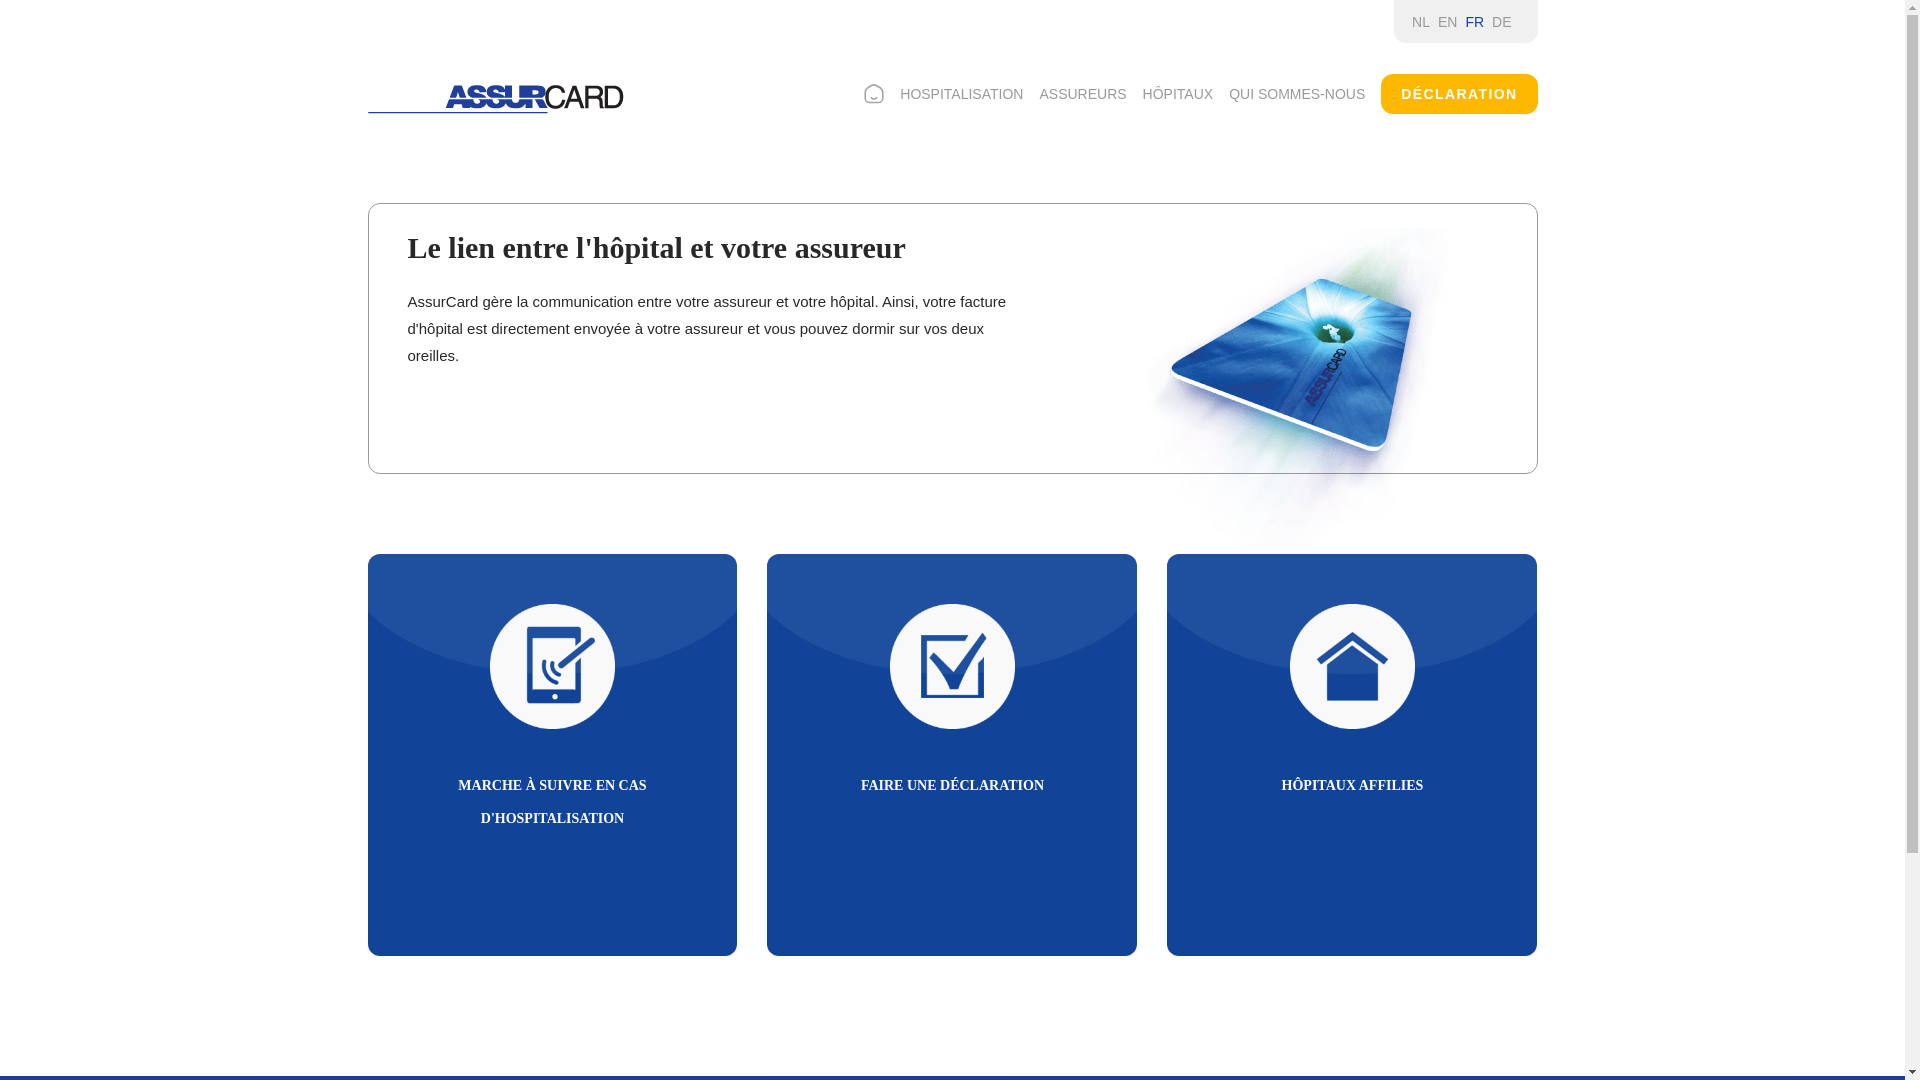 The width and height of the screenshot is (1920, 1080). I want to click on 'NL', so click(1410, 22).